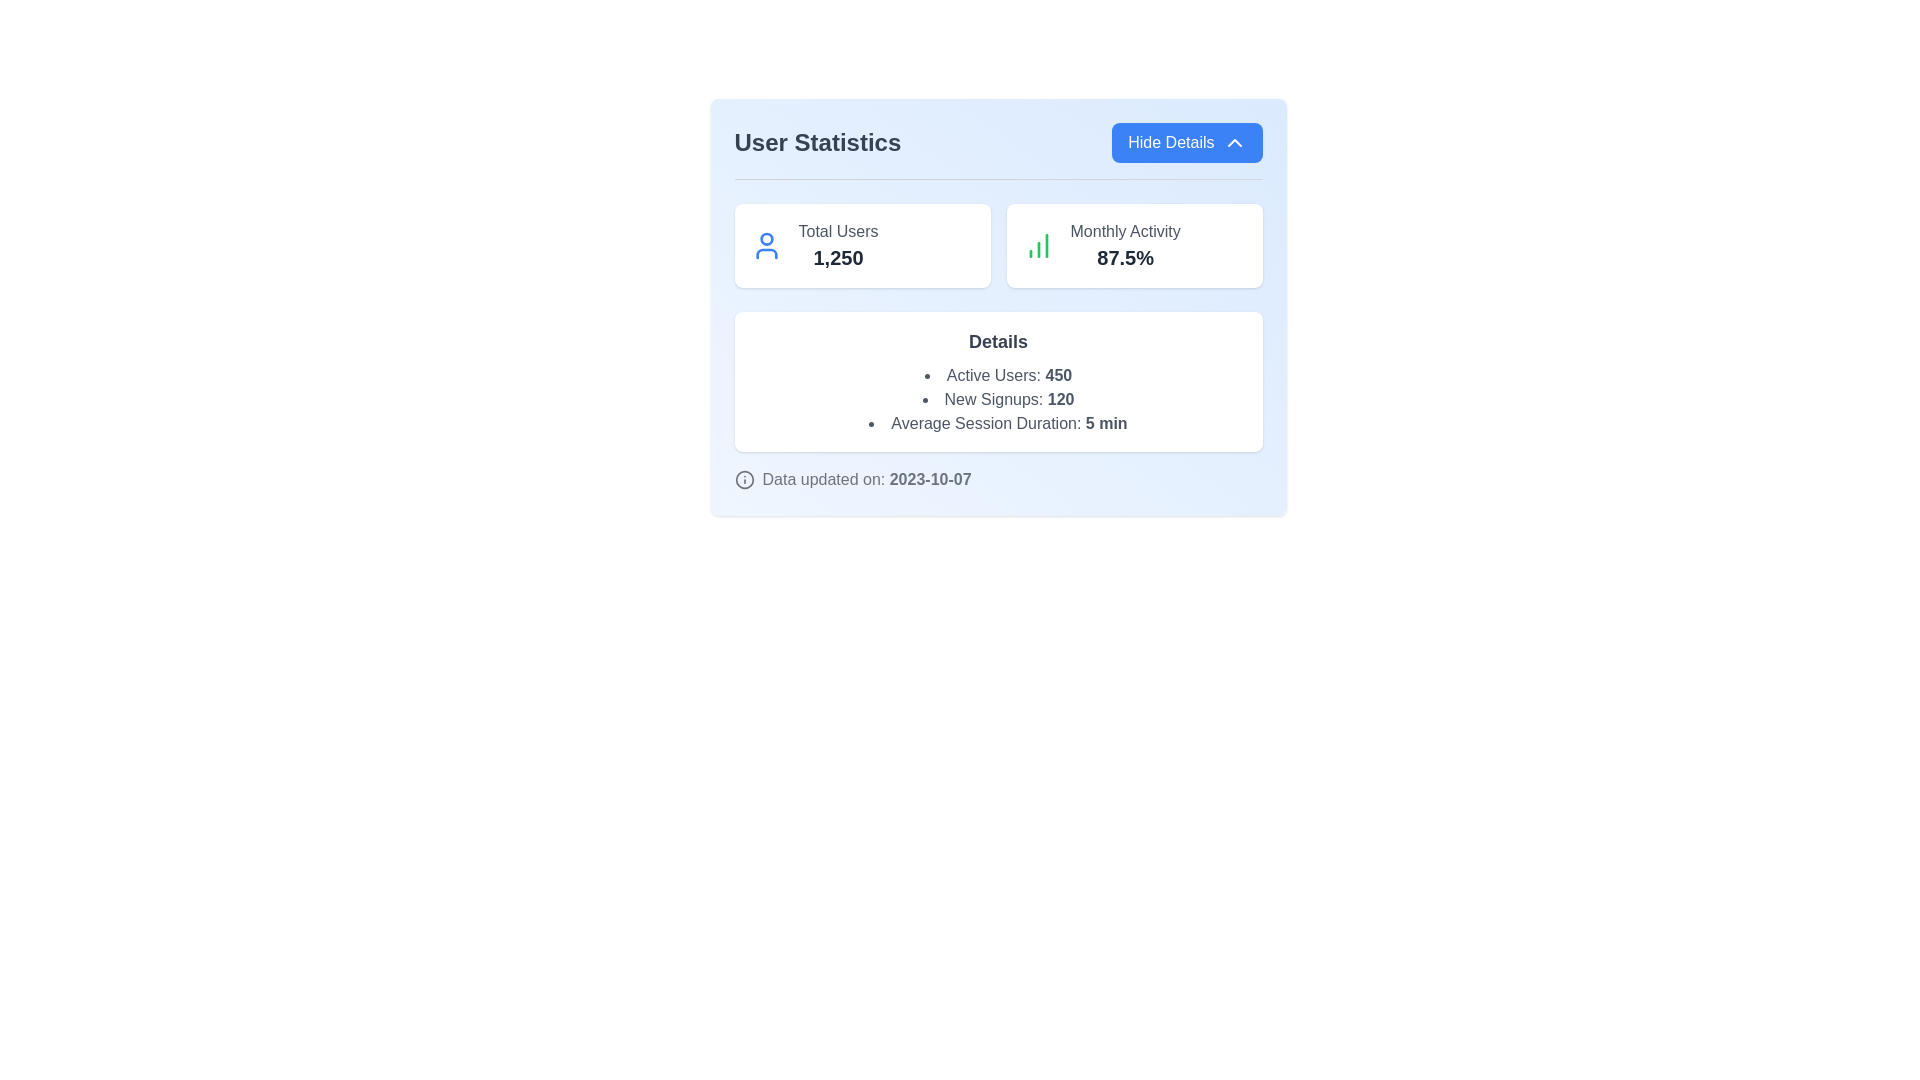  What do you see at coordinates (998, 375) in the screenshot?
I see `text 'Active Users: 450', which is the first list item in the 'Details' section of the UI, presented in a darker shade against the background` at bounding box center [998, 375].